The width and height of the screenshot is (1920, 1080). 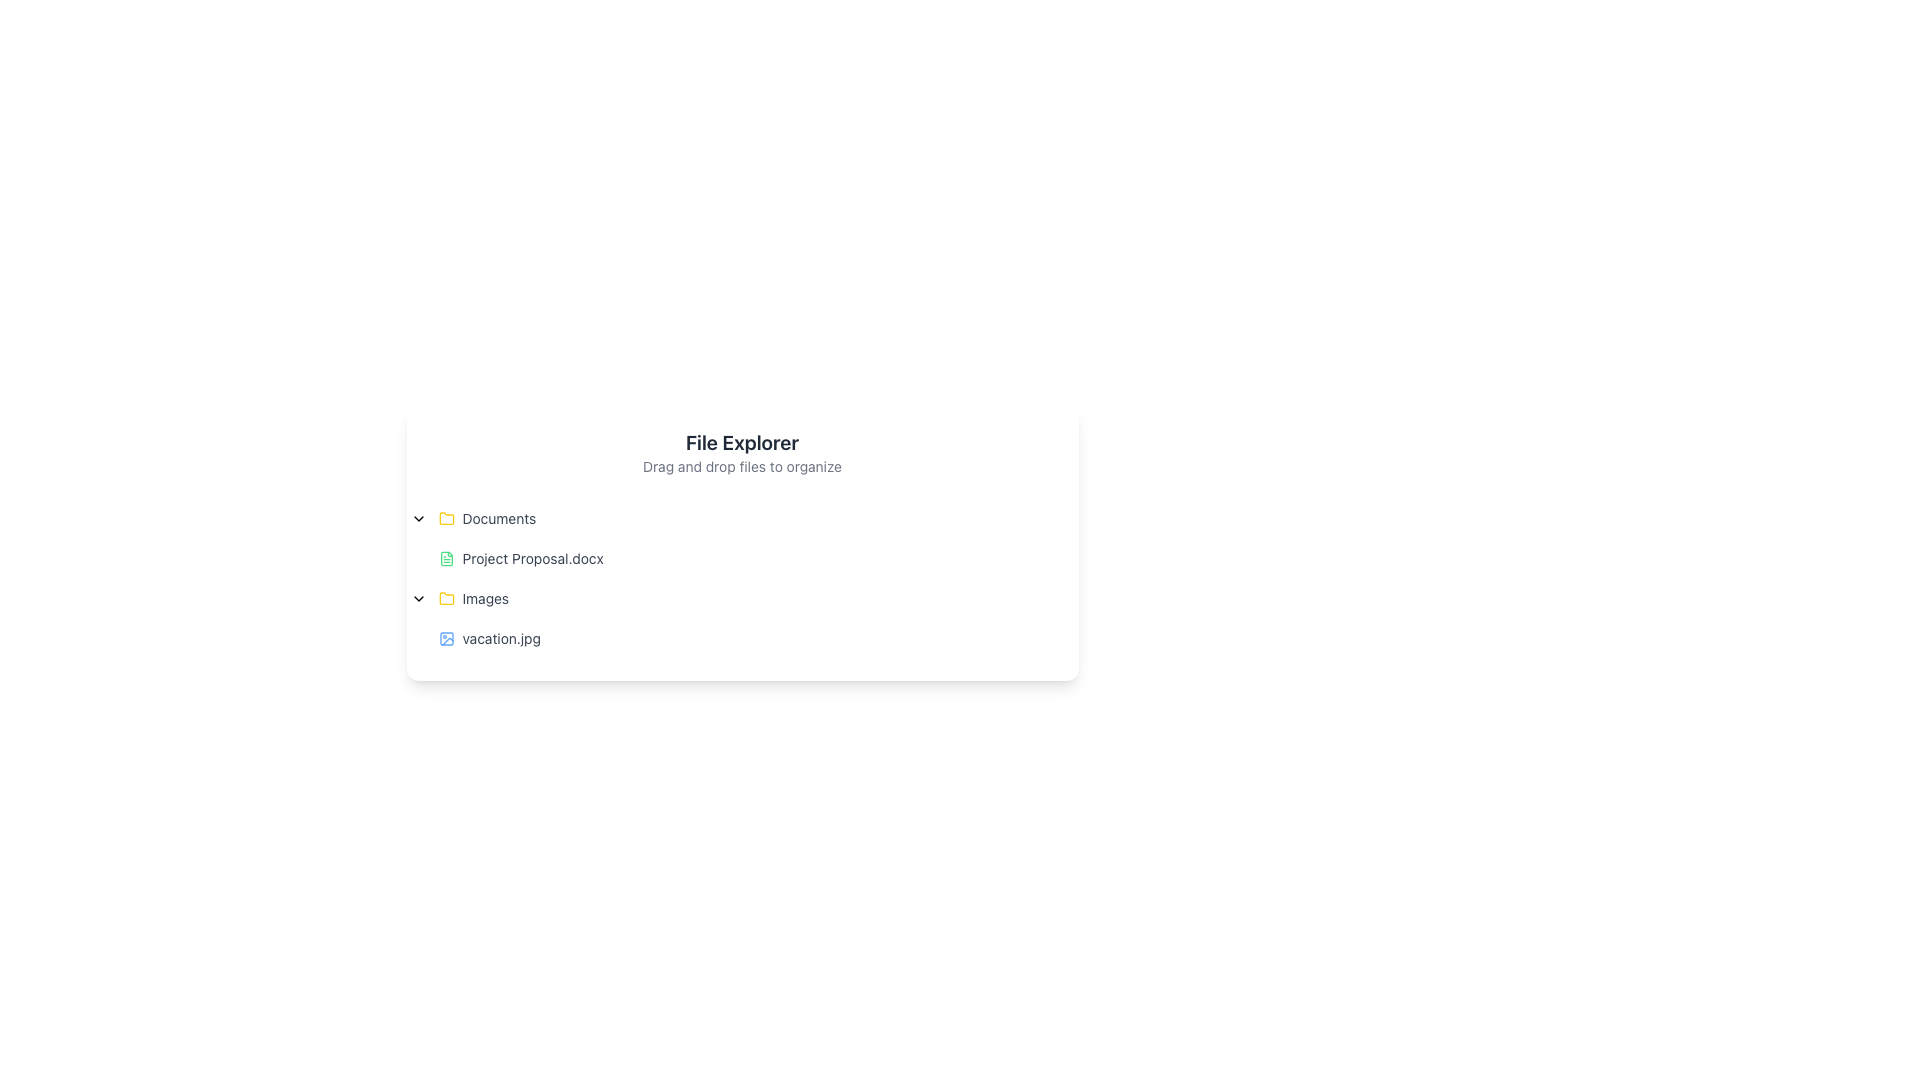 I want to click on the text label that reads 'Documents', which is styled in a smaller gray font and aligned with a yellow folder icon, so click(x=499, y=518).